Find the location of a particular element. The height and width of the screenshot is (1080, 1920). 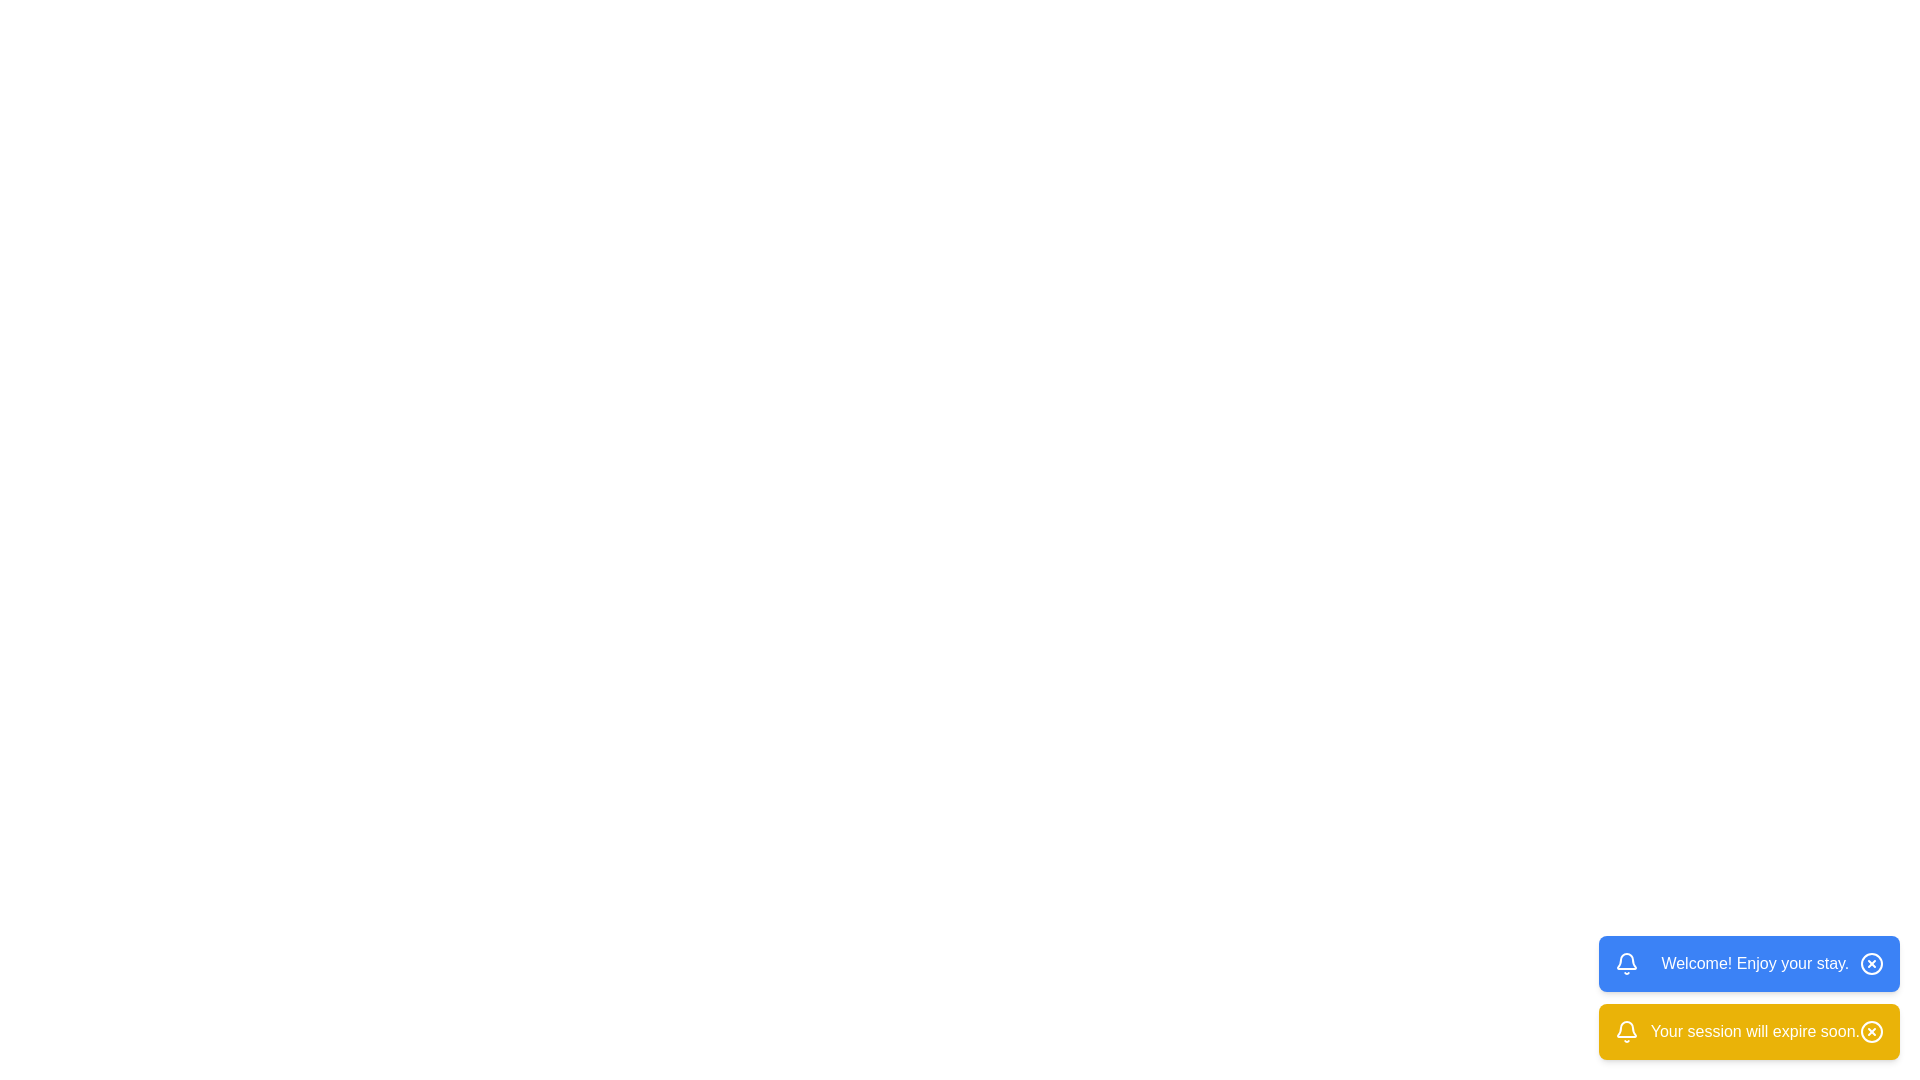

close button of the notification to dismiss it is located at coordinates (1871, 963).